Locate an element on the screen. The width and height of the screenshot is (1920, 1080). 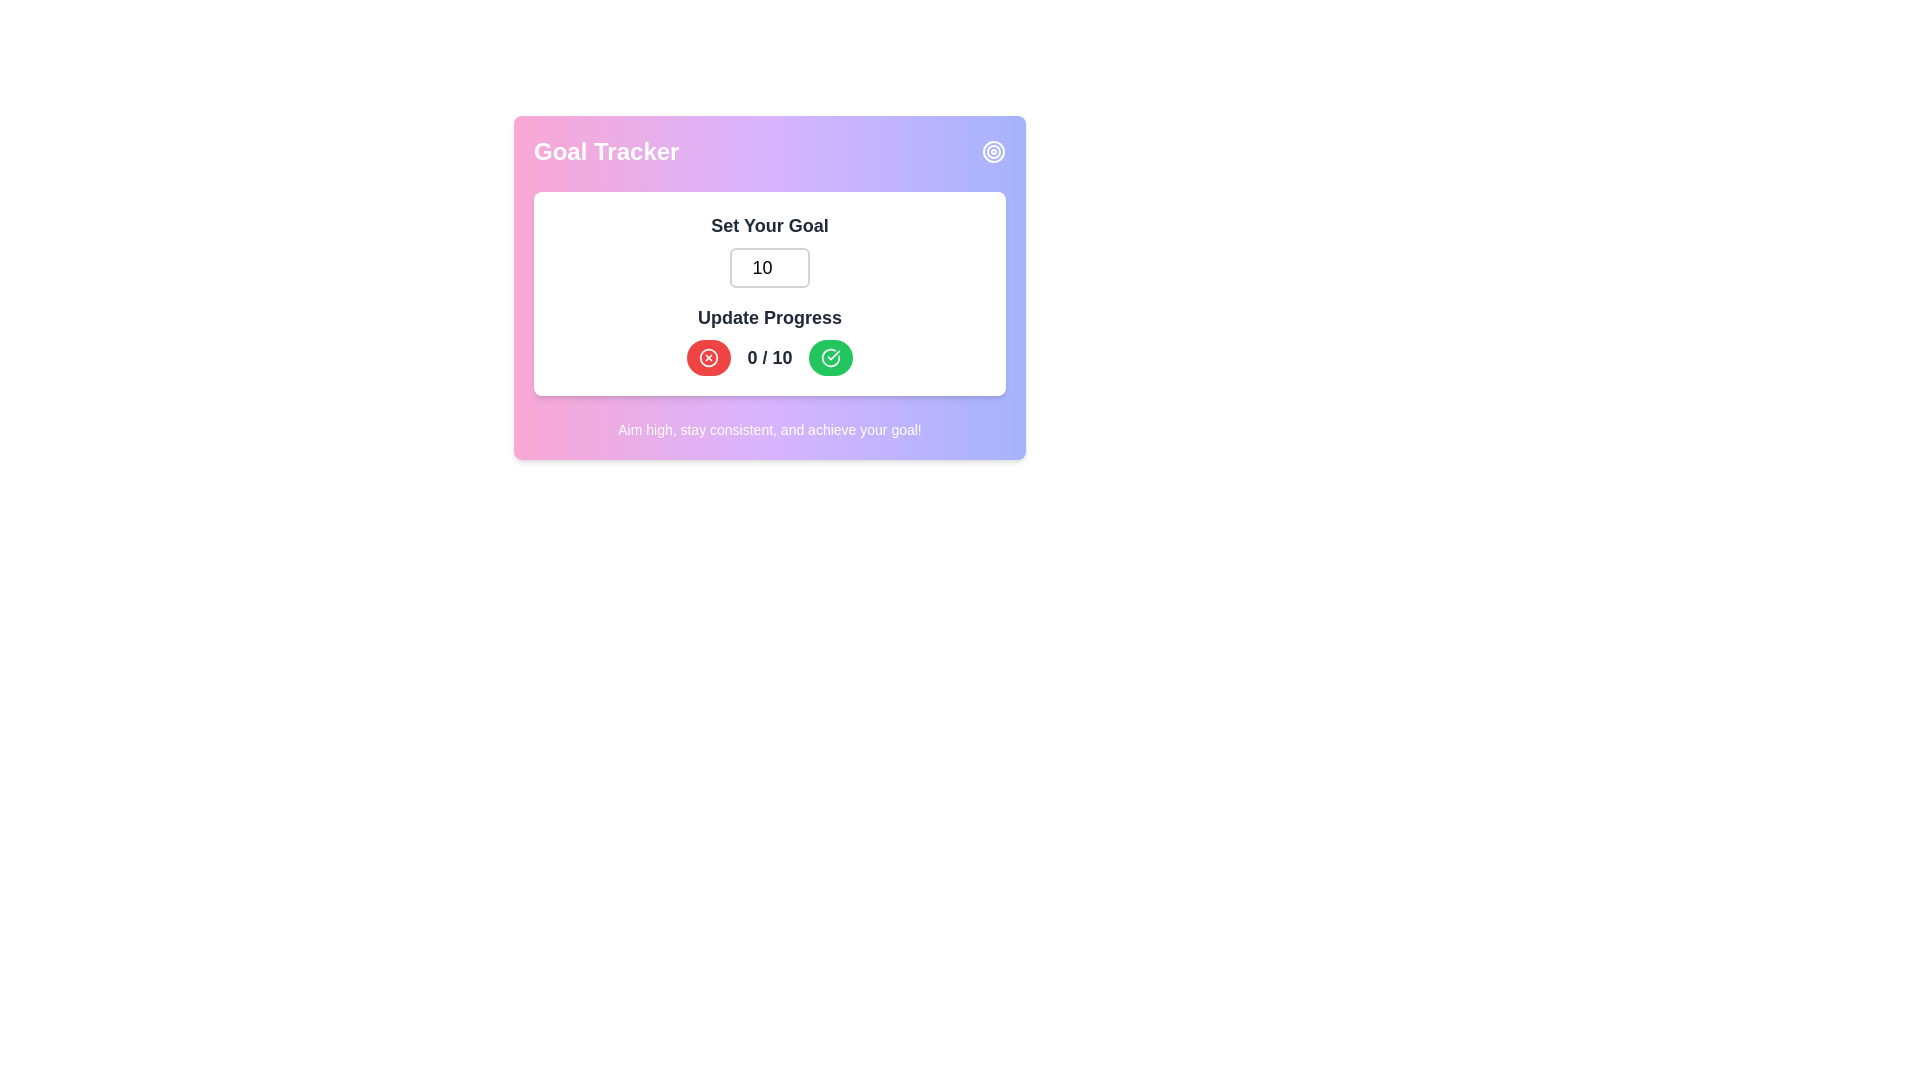
the 'confirm' button located on the right side under the 'Update Progress' label to confirm the progress update is located at coordinates (830, 357).